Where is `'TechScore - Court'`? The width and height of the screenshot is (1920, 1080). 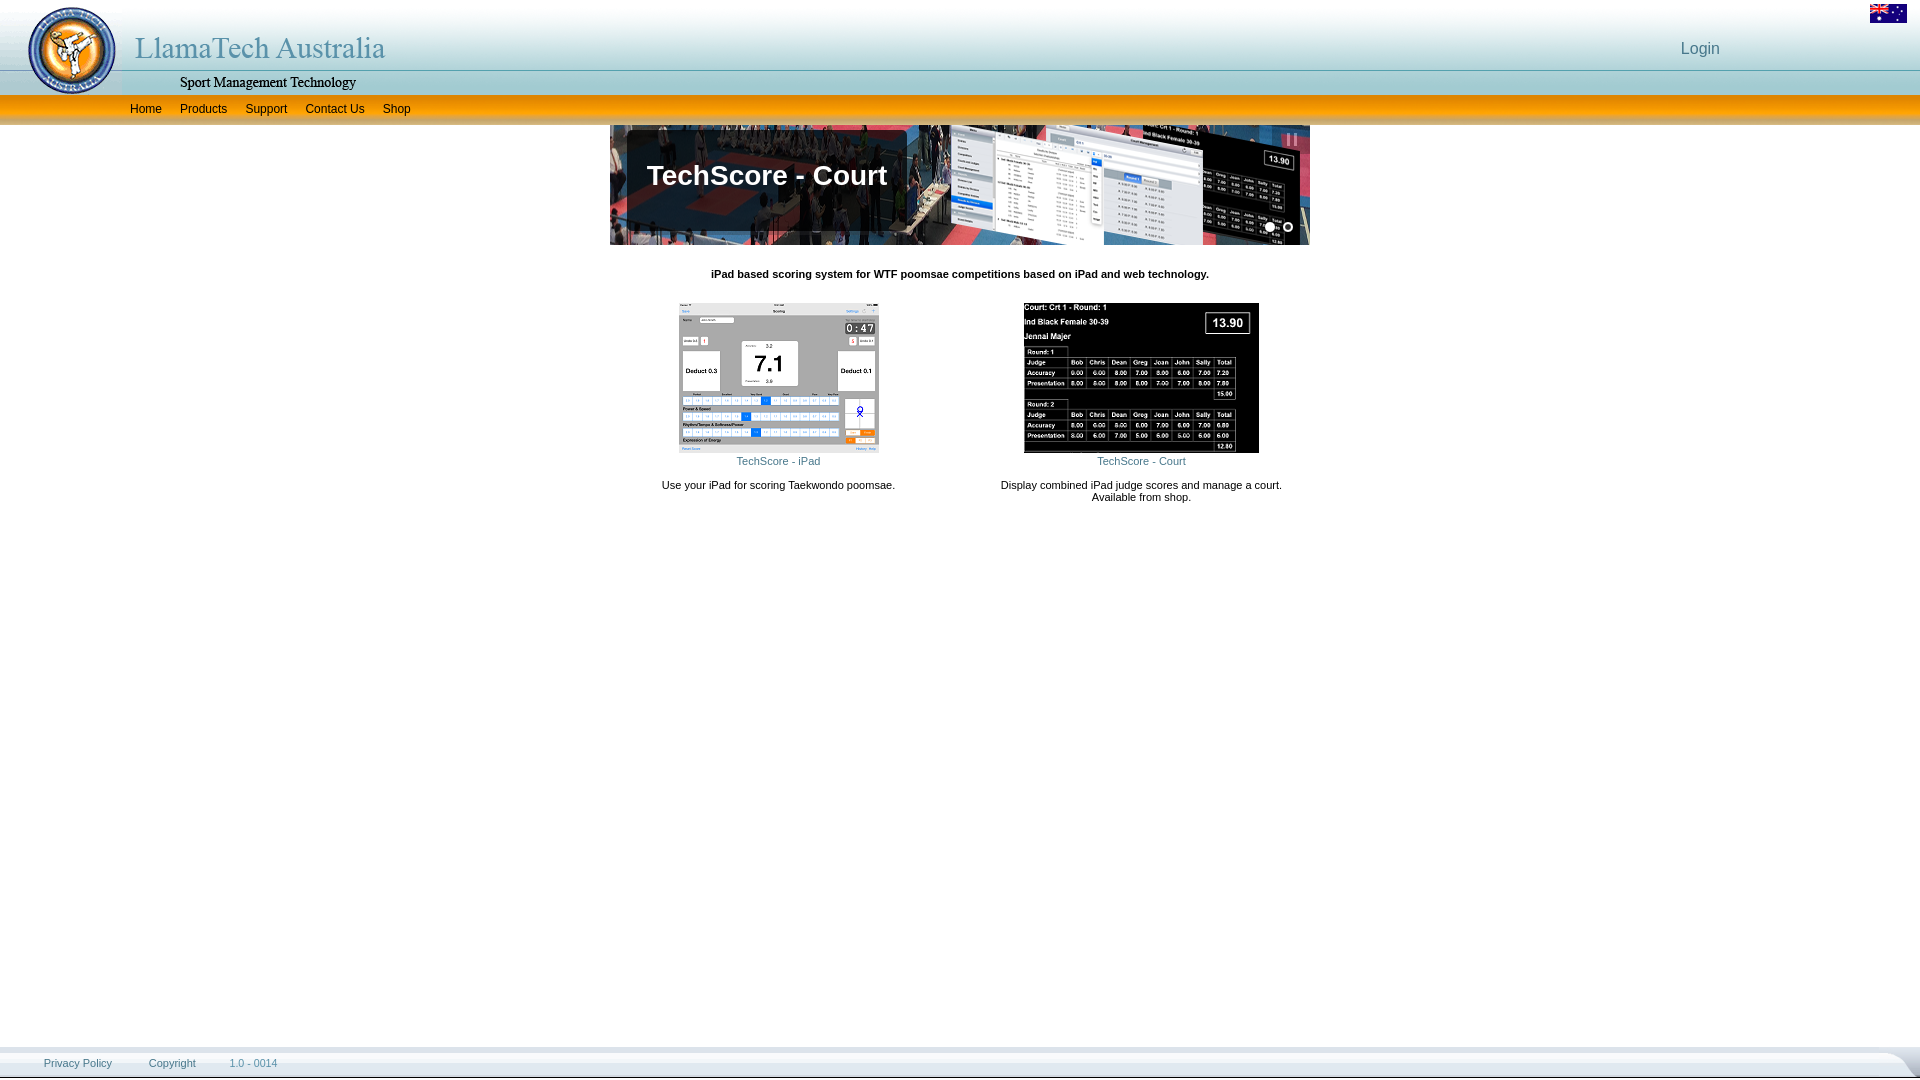
'TechScore - Court' is located at coordinates (1141, 461).